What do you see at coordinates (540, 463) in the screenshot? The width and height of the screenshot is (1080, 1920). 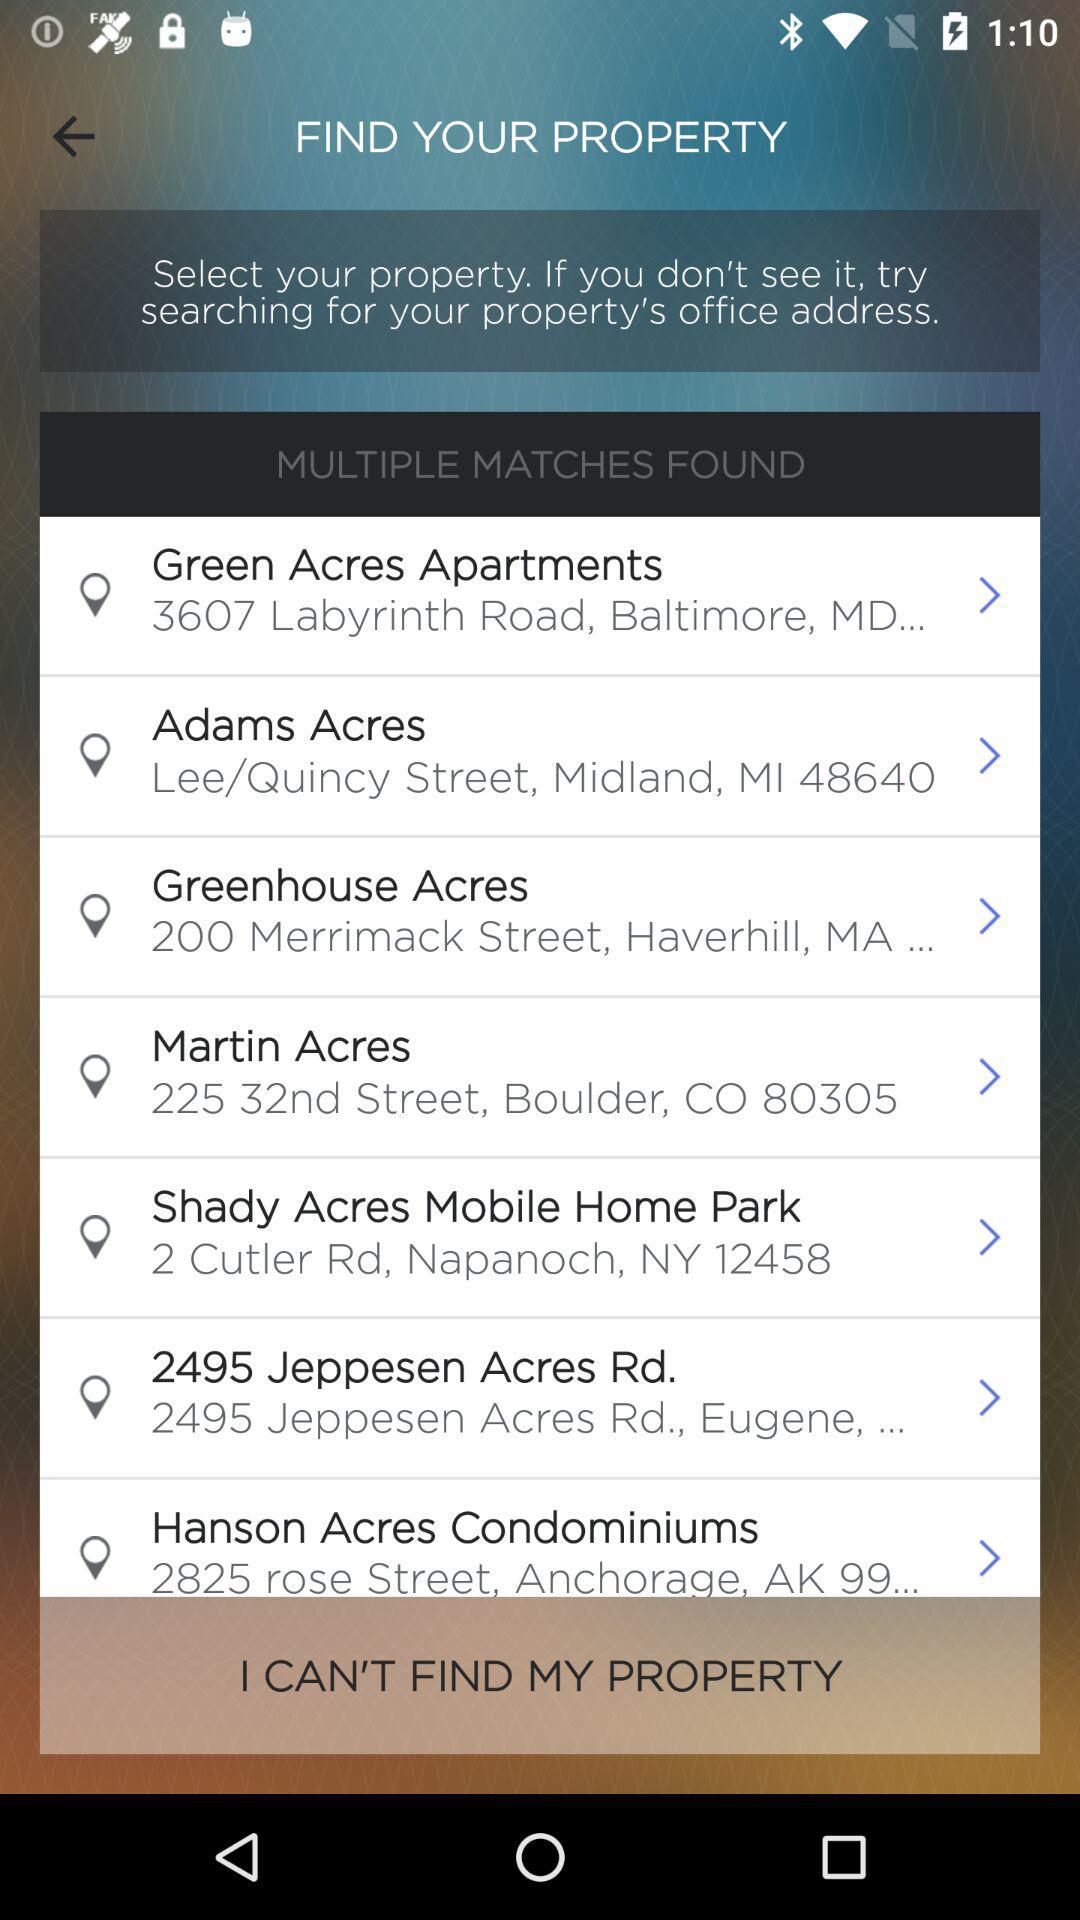 I see `the item below select your property app` at bounding box center [540, 463].